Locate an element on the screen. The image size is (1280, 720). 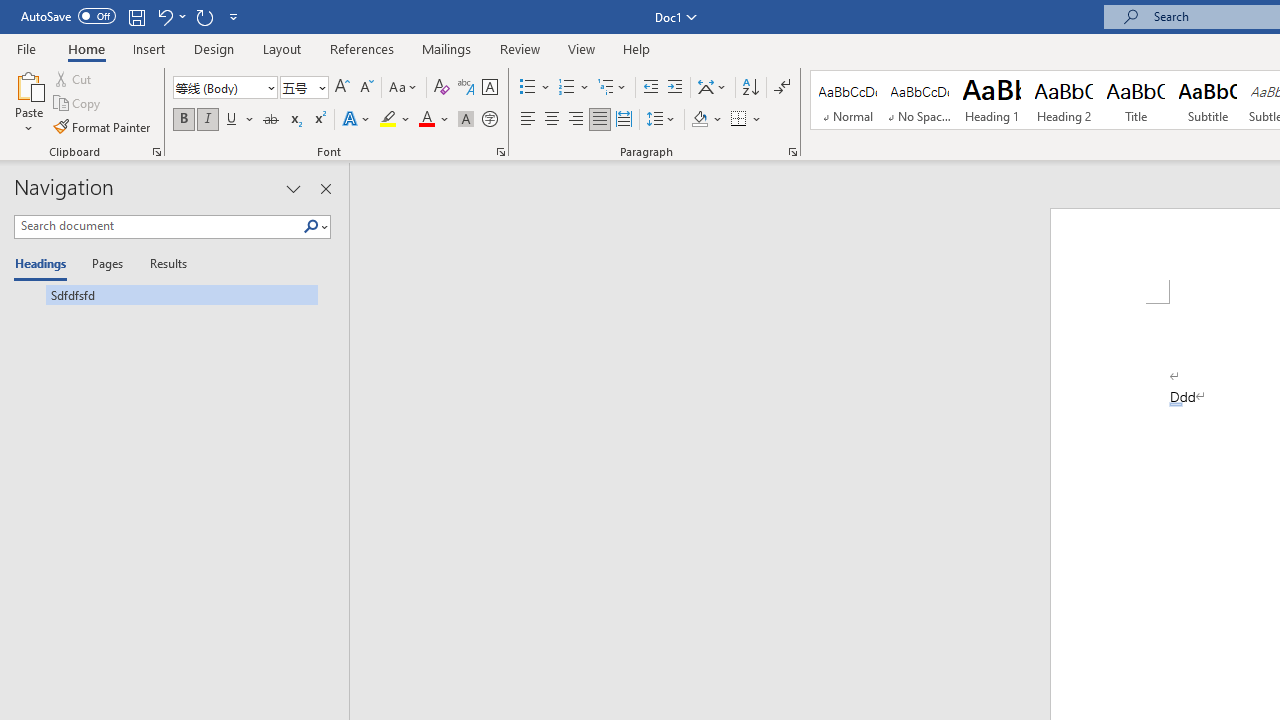
'Help' is located at coordinates (636, 48).